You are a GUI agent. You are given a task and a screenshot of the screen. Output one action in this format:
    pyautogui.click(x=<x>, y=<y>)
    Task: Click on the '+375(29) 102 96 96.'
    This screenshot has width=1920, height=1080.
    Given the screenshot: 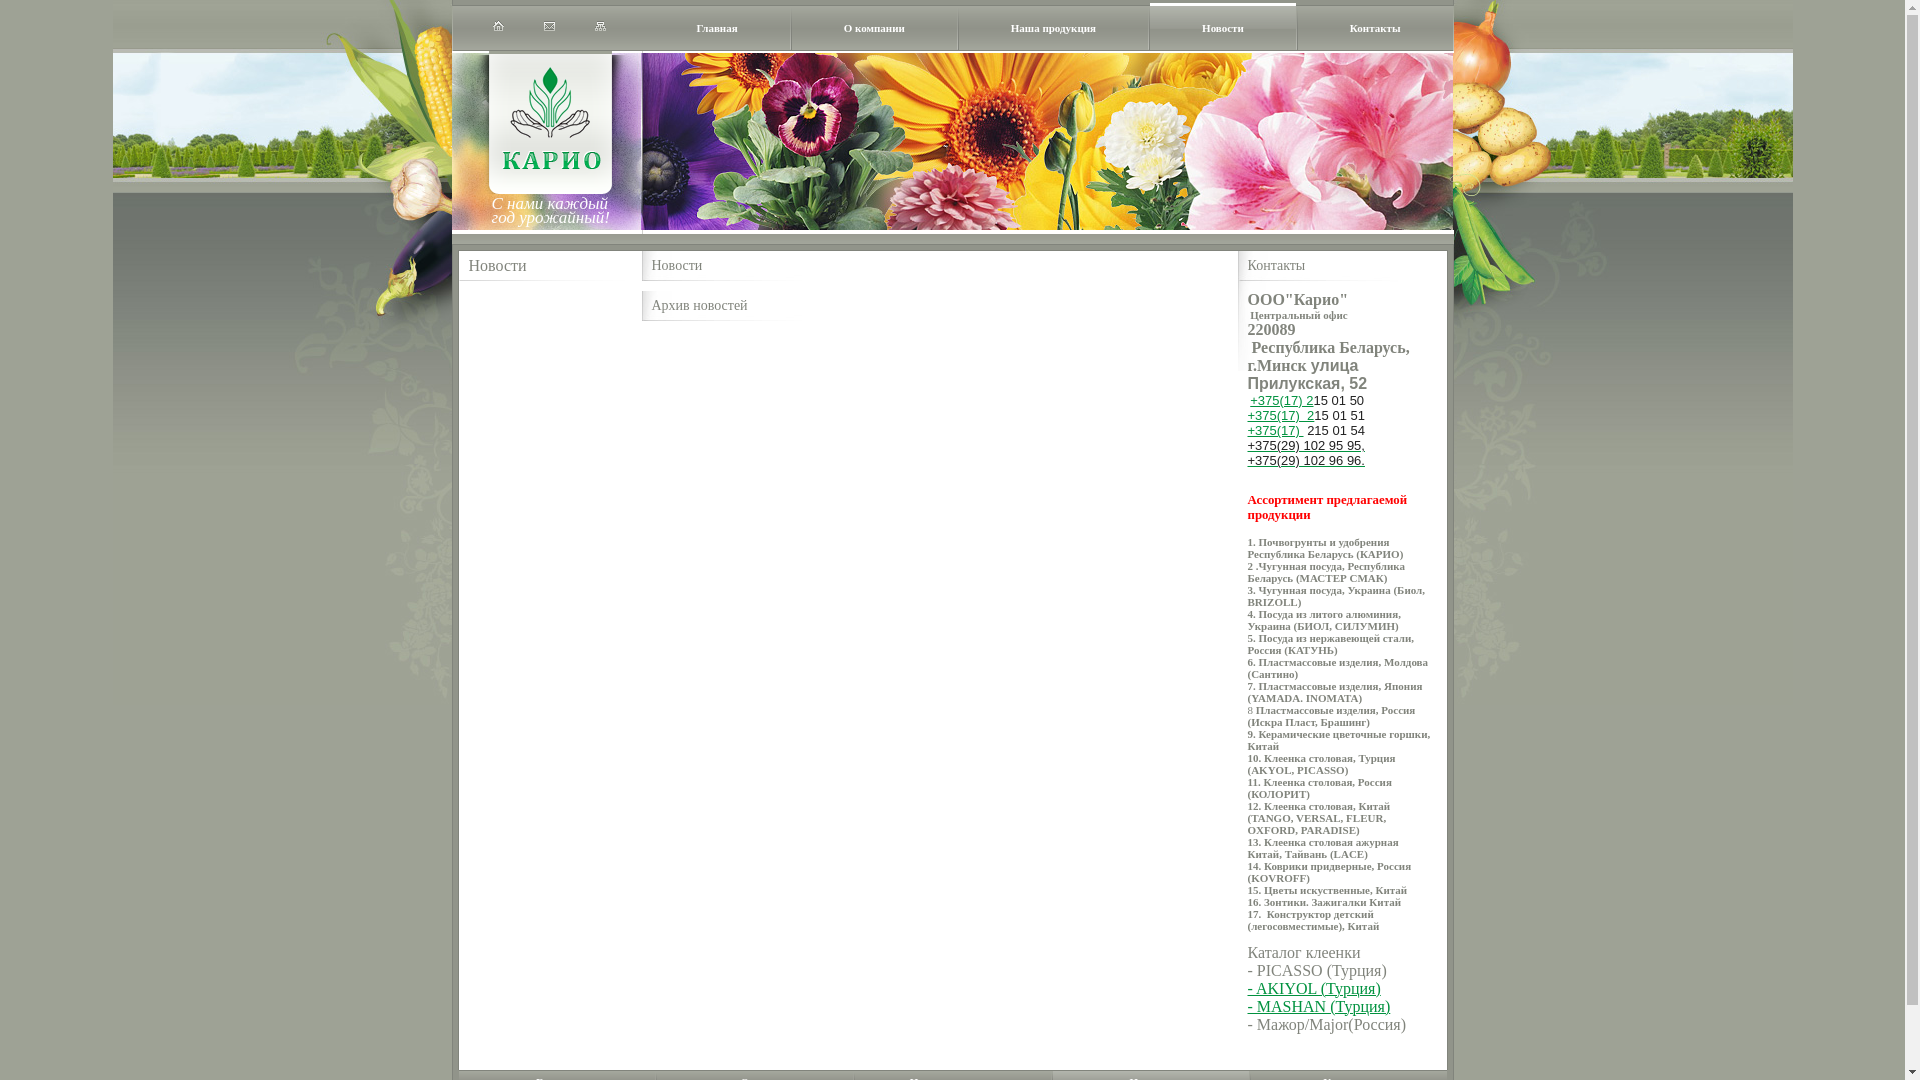 What is the action you would take?
    pyautogui.click(x=1306, y=461)
    